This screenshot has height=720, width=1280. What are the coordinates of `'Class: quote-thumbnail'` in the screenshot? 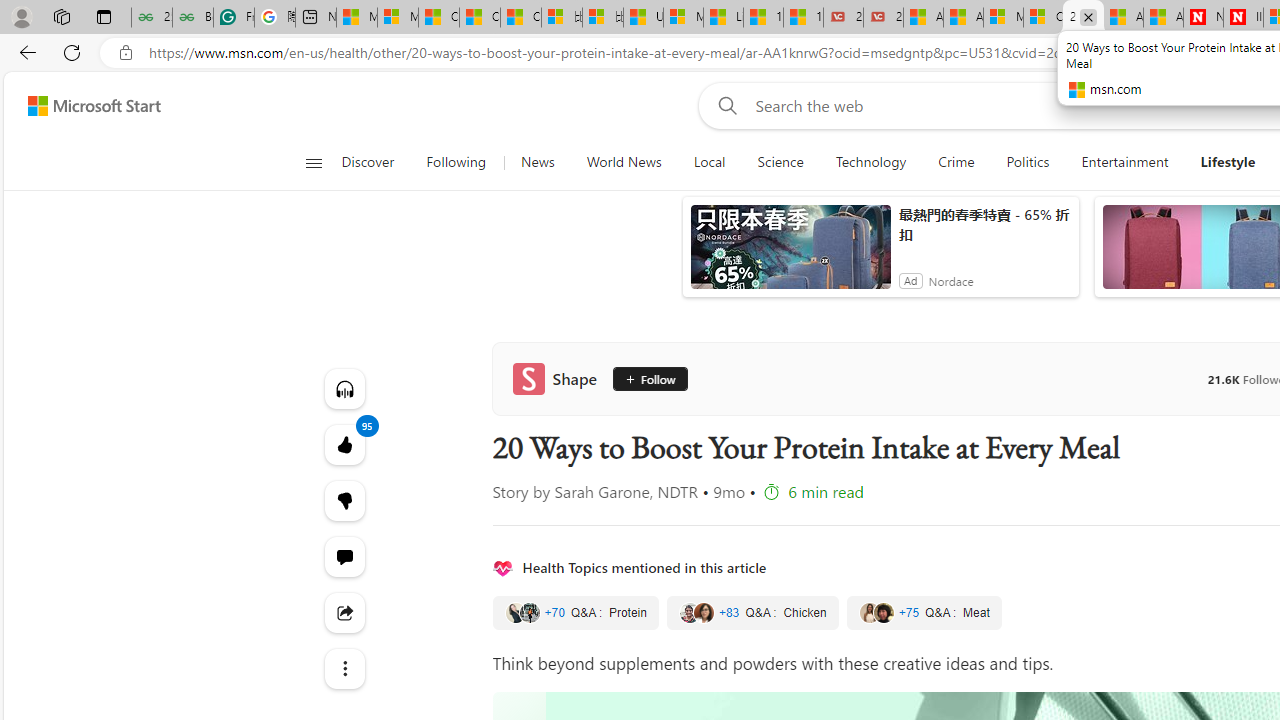 It's located at (882, 612).